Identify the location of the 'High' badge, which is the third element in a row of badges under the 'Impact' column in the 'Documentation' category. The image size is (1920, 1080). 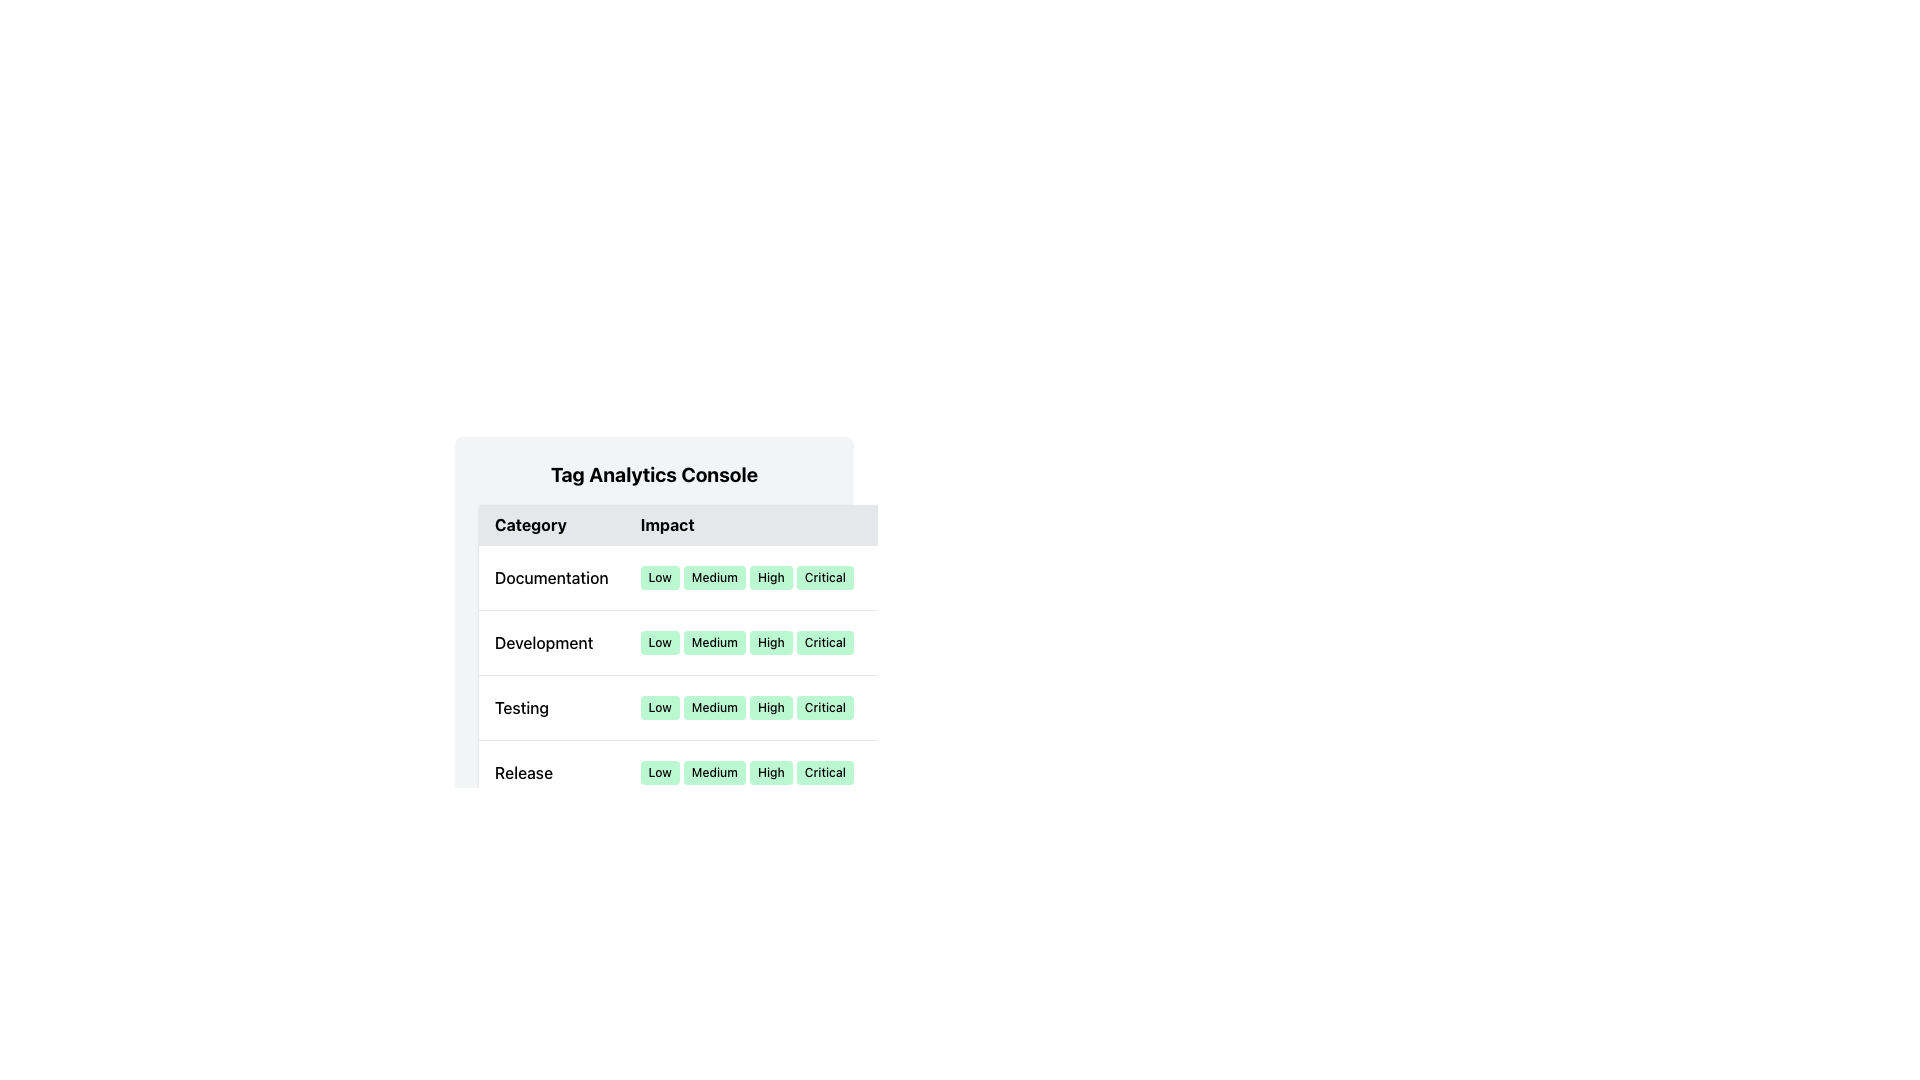
(770, 578).